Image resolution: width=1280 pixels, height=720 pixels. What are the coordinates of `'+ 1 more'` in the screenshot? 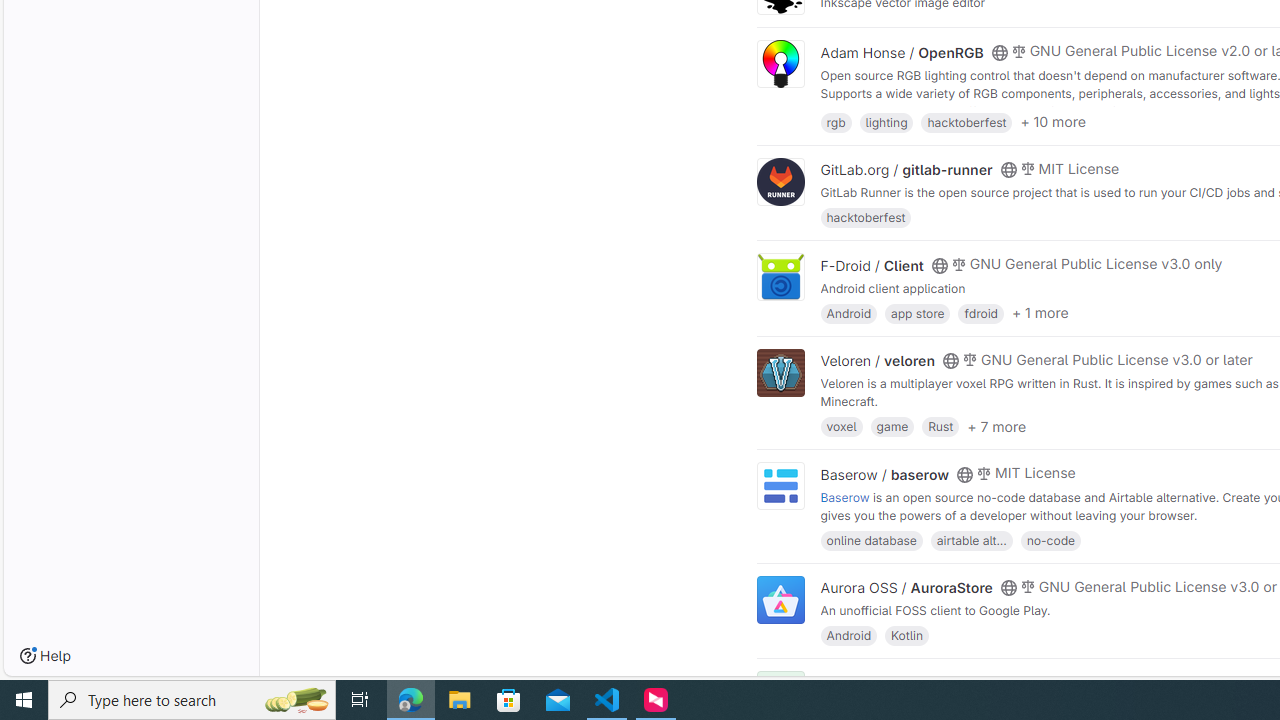 It's located at (1040, 313).